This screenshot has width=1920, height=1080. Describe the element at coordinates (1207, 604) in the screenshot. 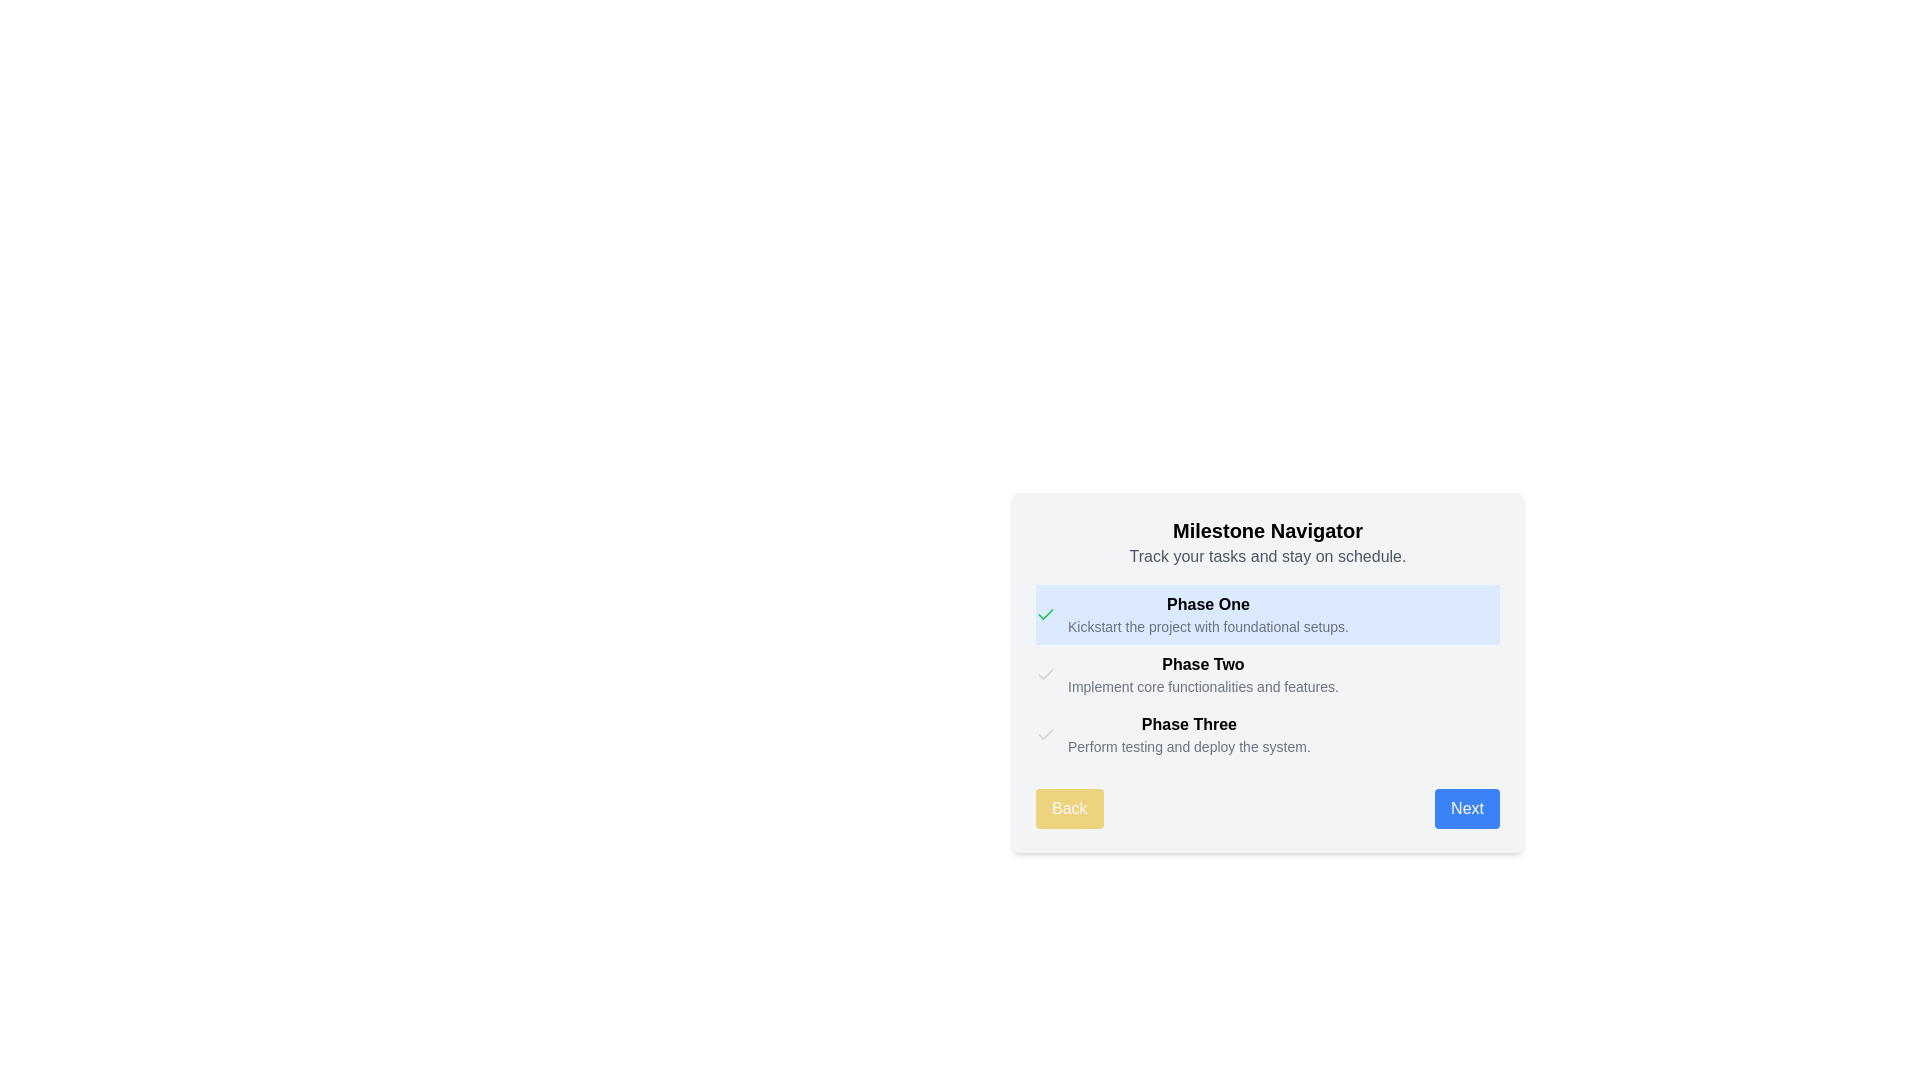

I see `the Text Label that serves as the title for the first phase in a sequence, located above descriptive text in a vertical list of phases` at that location.